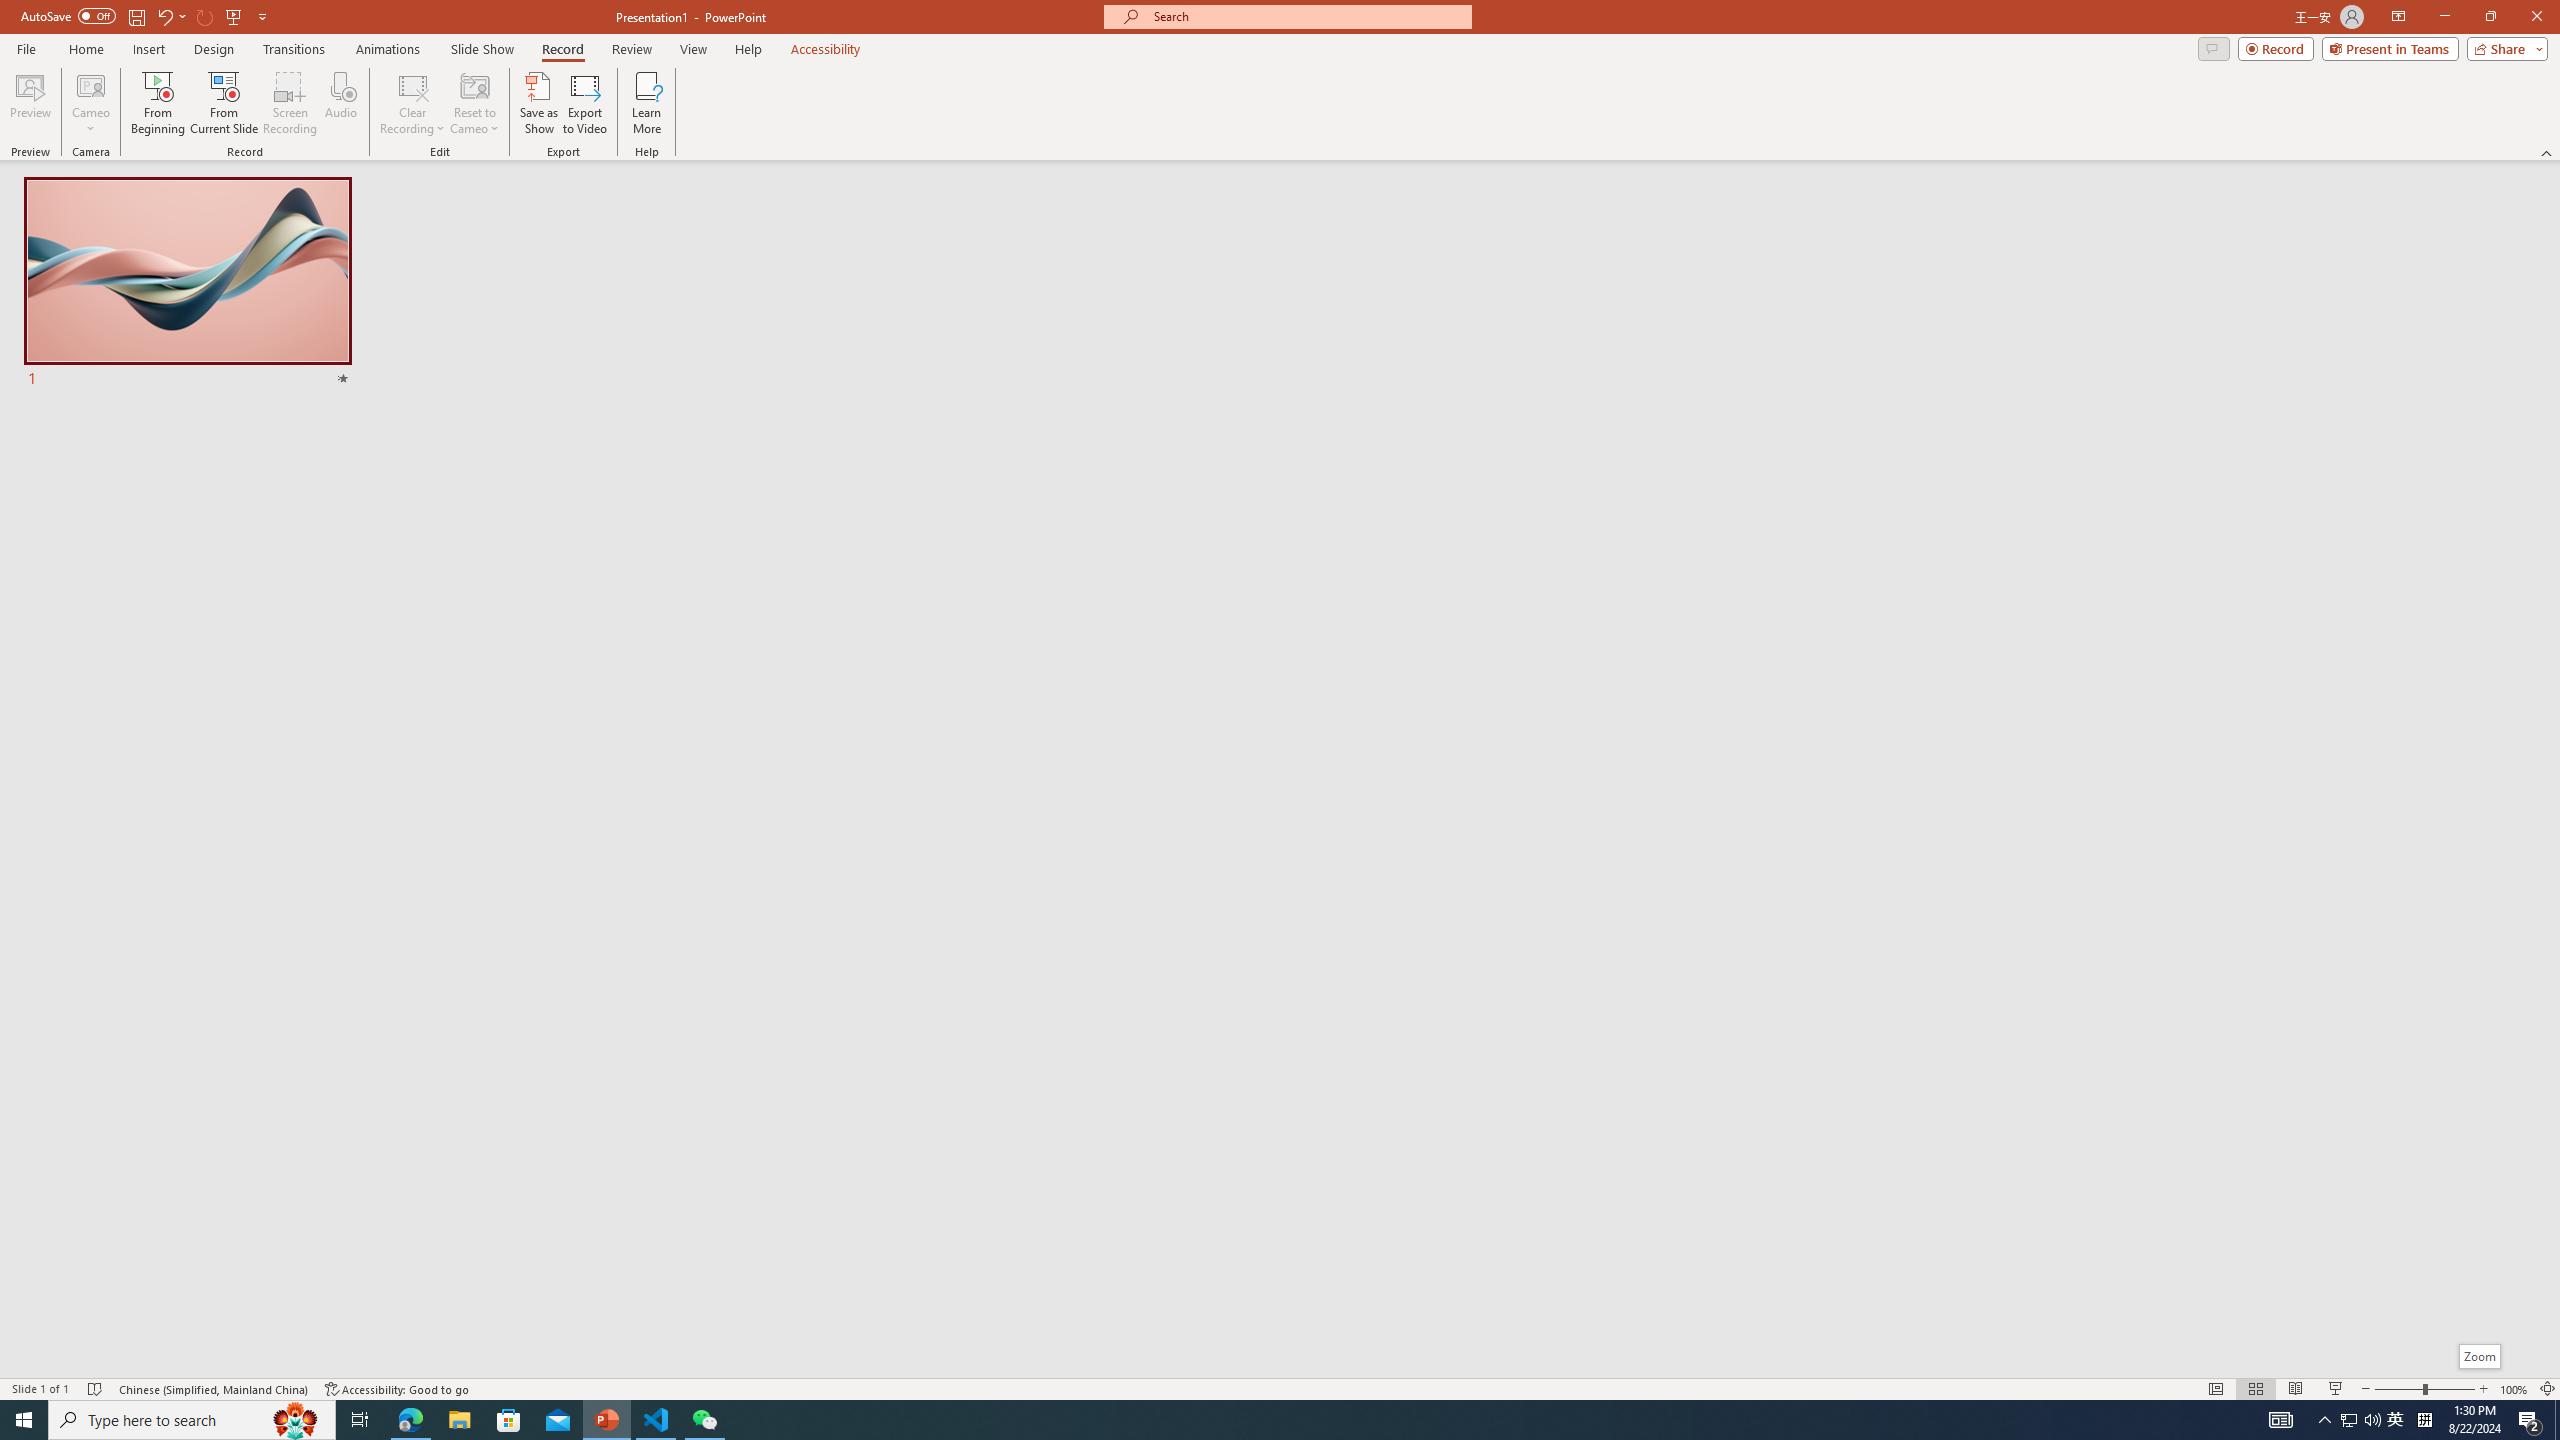  What do you see at coordinates (2515, 1389) in the screenshot?
I see `'Zoom 100%'` at bounding box center [2515, 1389].